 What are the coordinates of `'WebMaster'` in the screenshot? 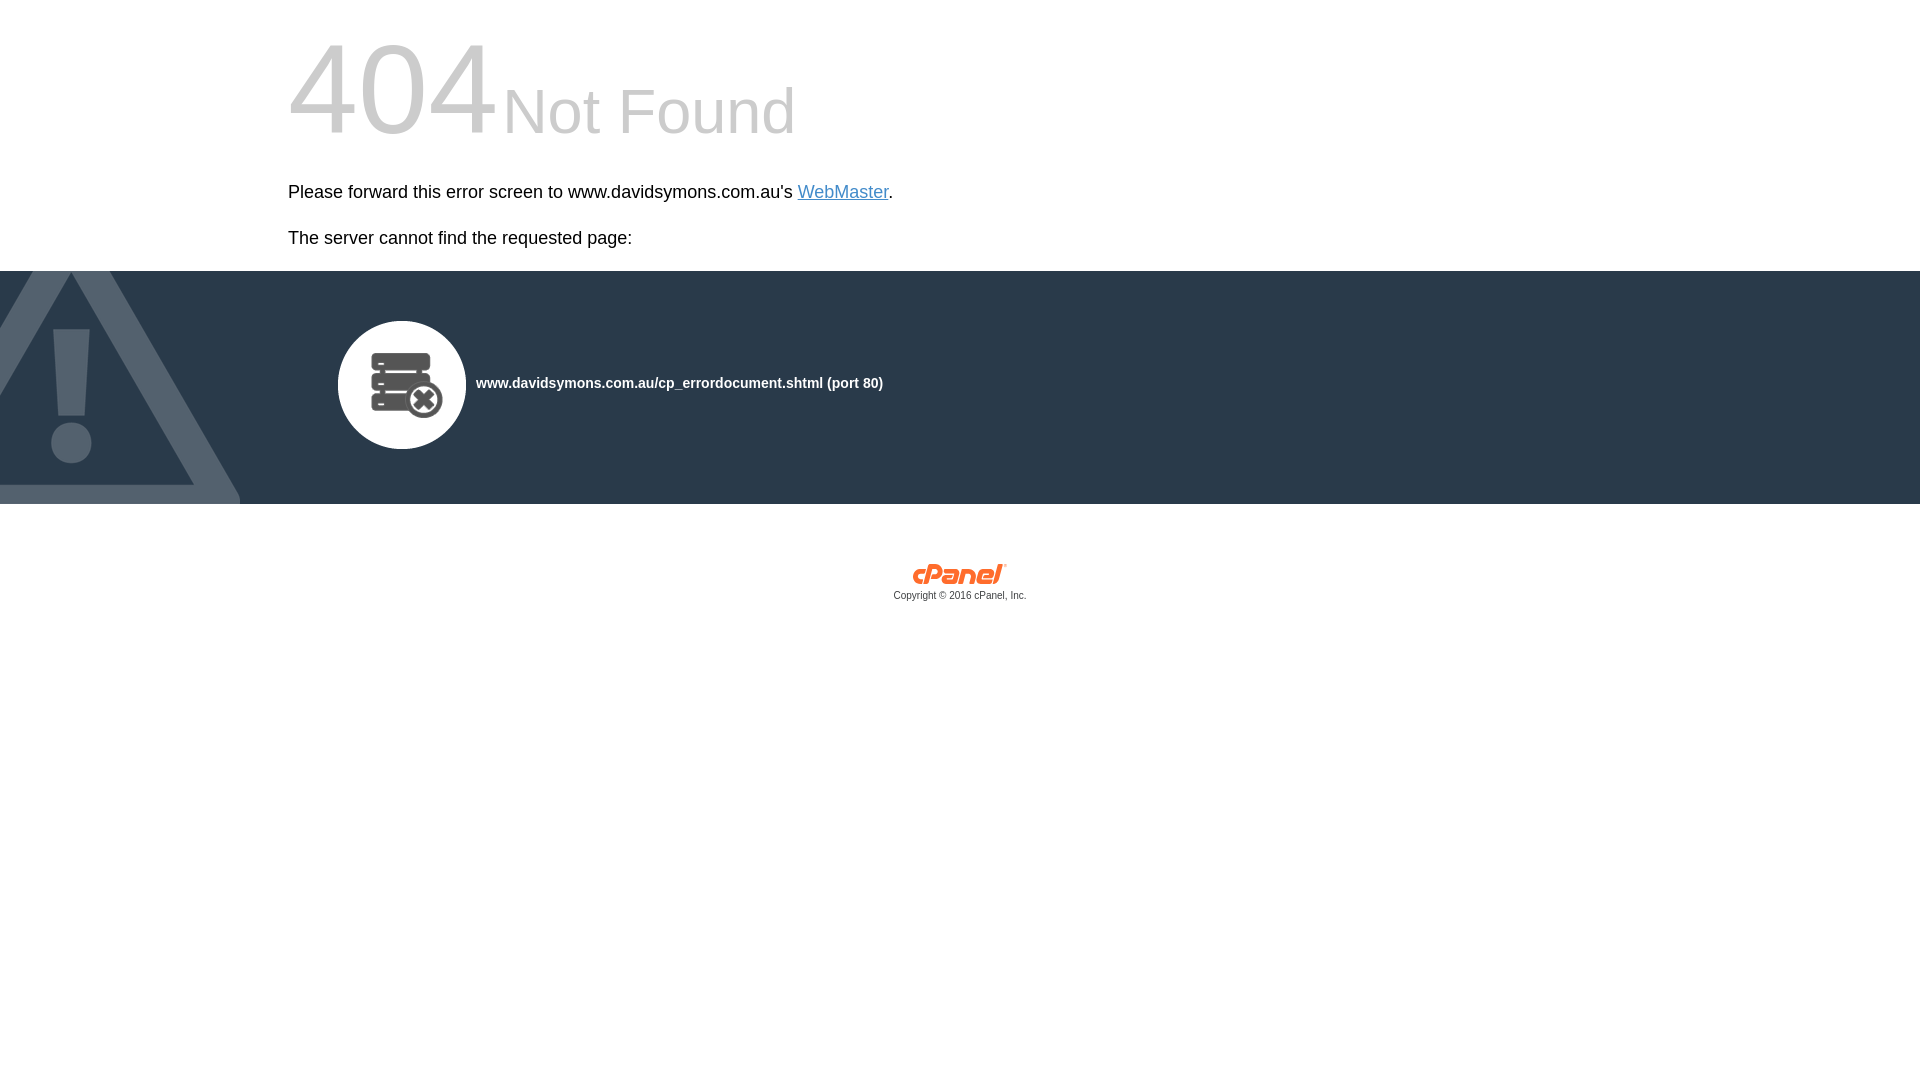 It's located at (843, 192).